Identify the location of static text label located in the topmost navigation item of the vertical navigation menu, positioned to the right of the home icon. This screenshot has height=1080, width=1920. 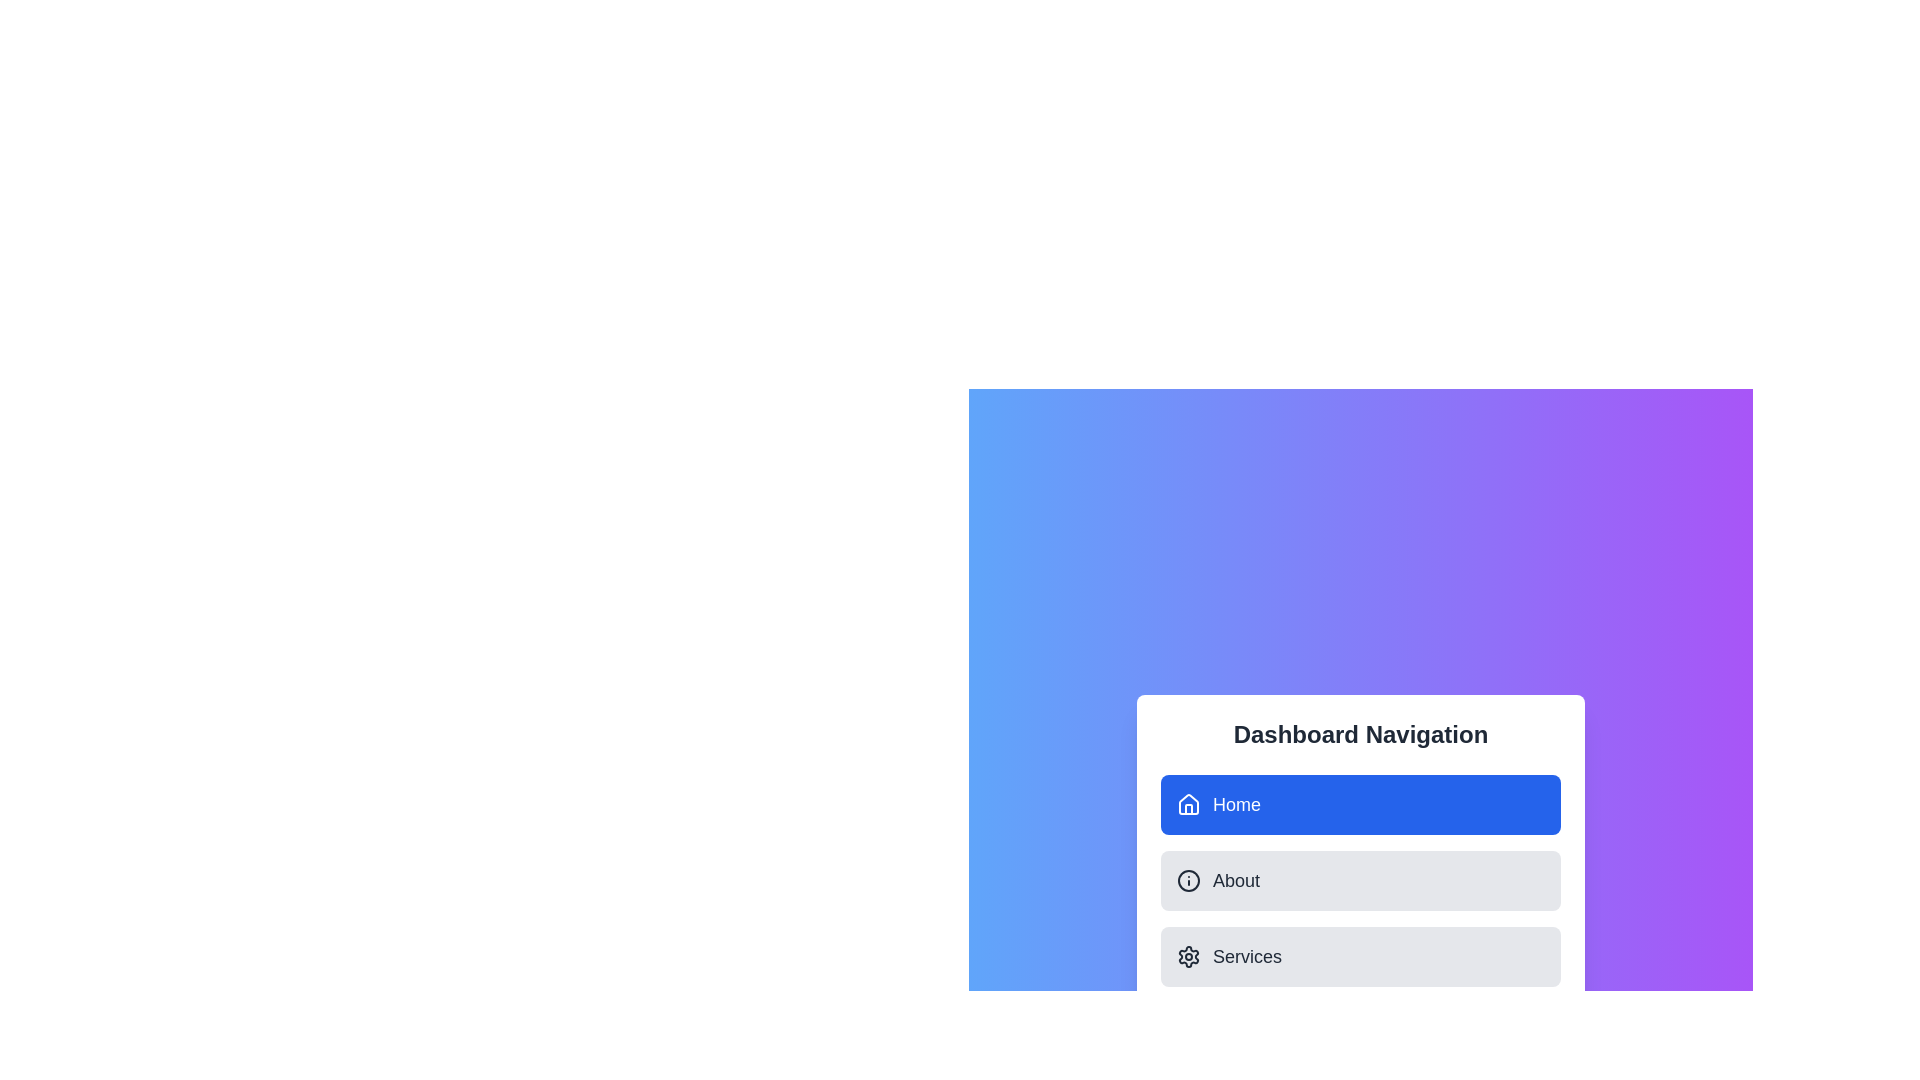
(1236, 804).